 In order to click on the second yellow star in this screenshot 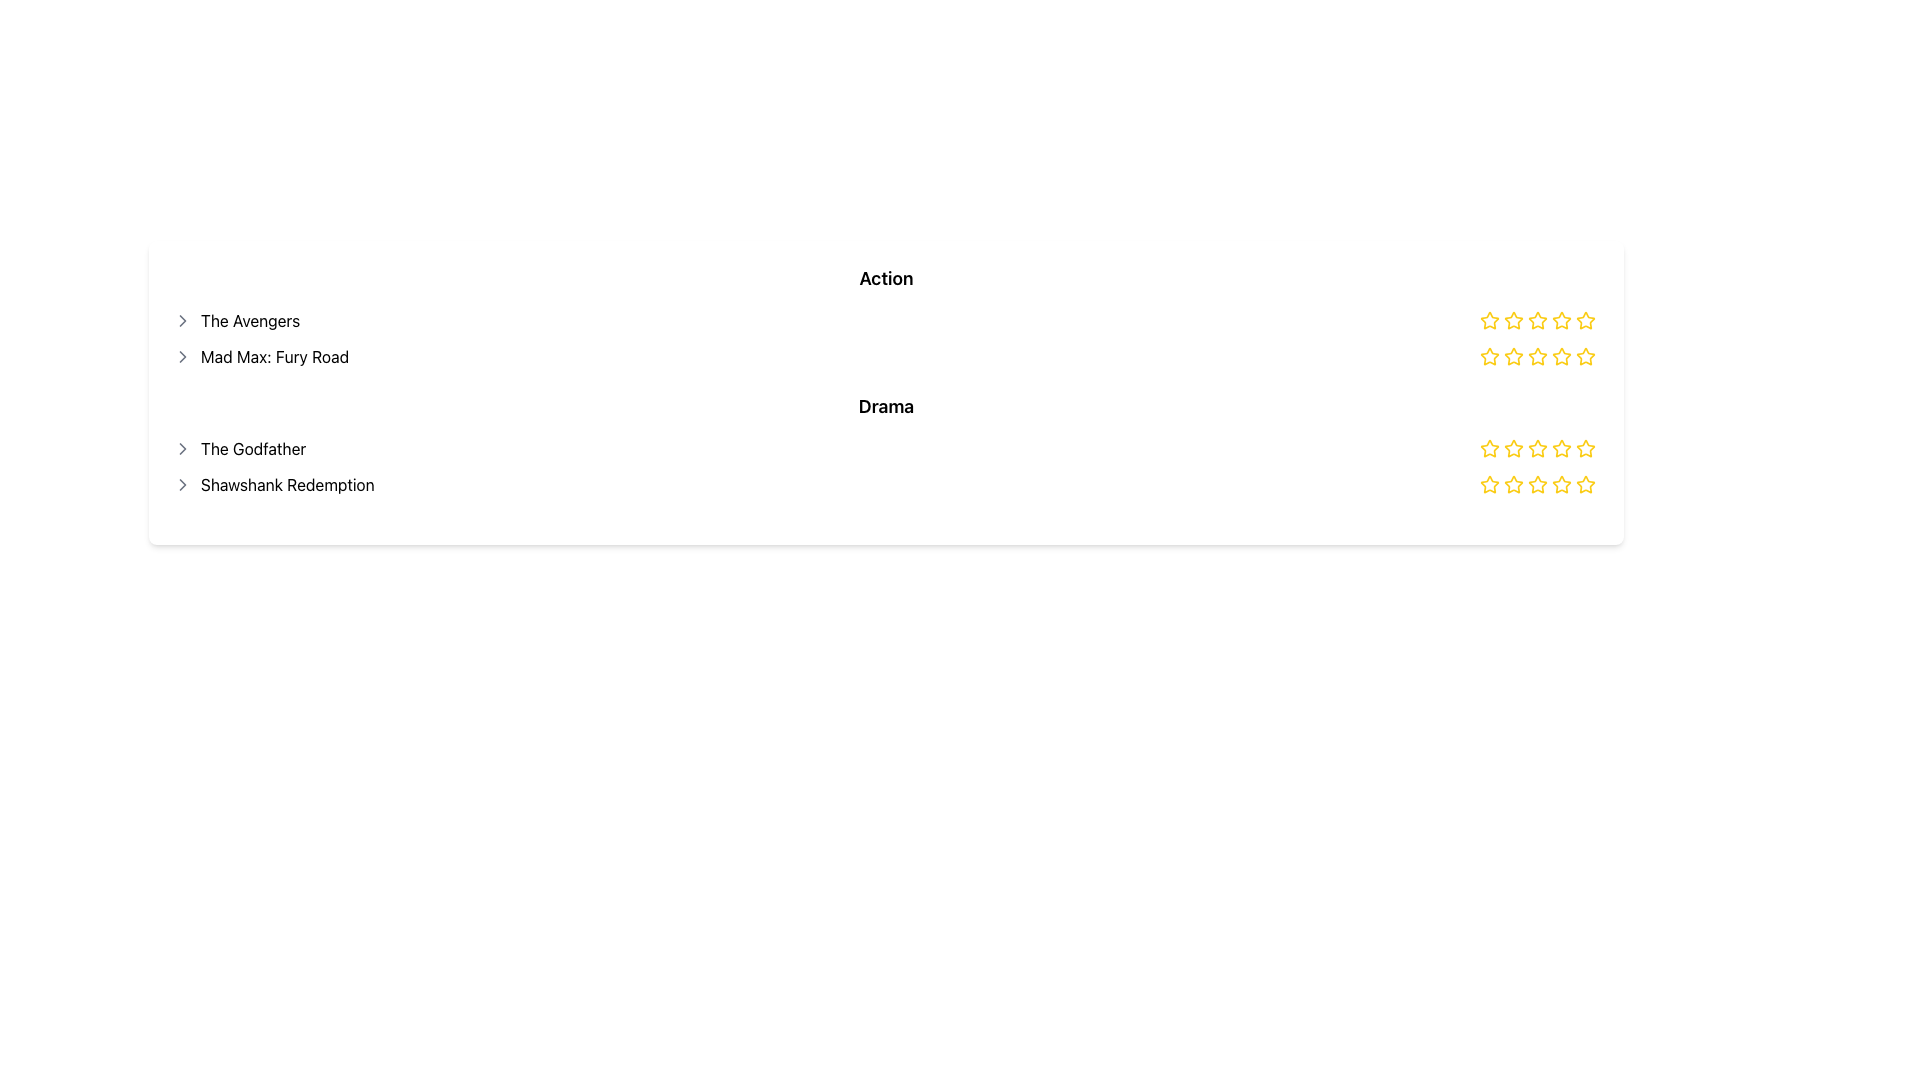, I will do `click(1513, 355)`.